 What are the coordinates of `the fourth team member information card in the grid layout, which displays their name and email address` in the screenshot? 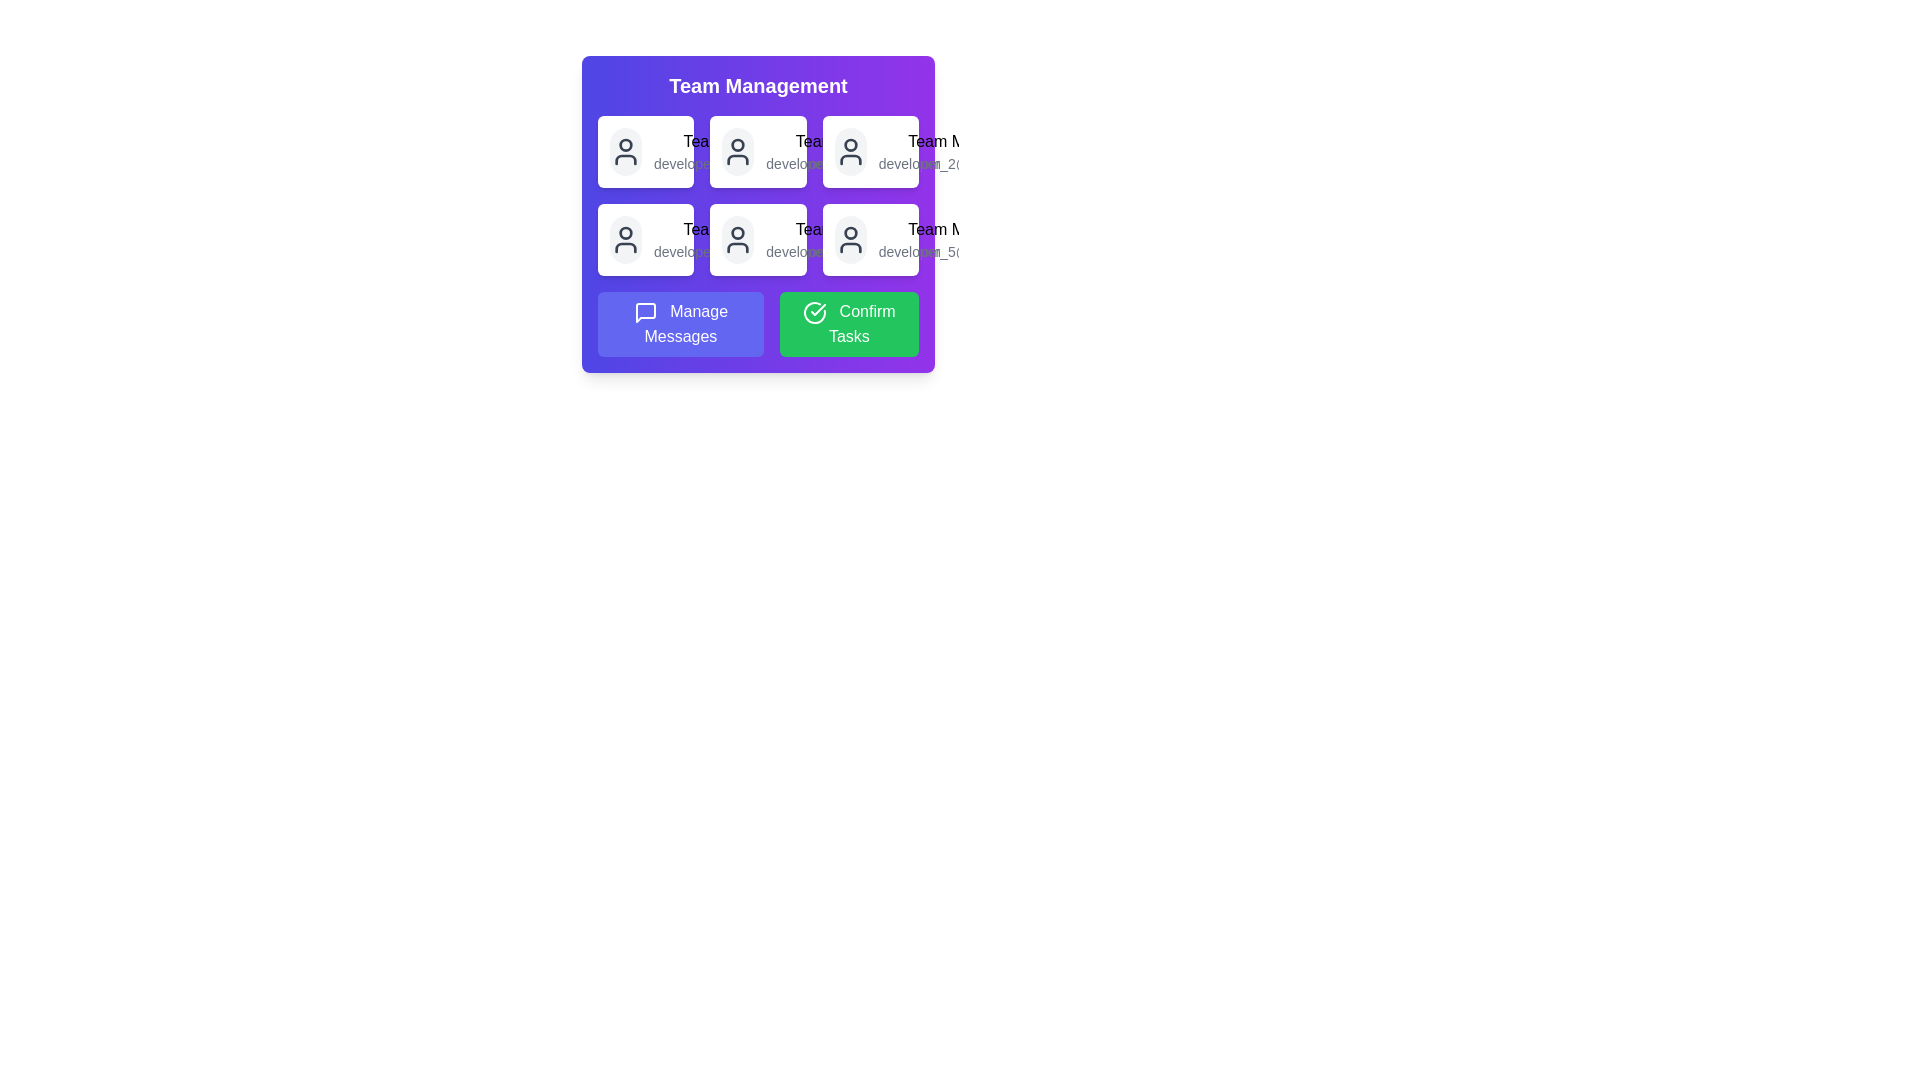 It's located at (646, 238).